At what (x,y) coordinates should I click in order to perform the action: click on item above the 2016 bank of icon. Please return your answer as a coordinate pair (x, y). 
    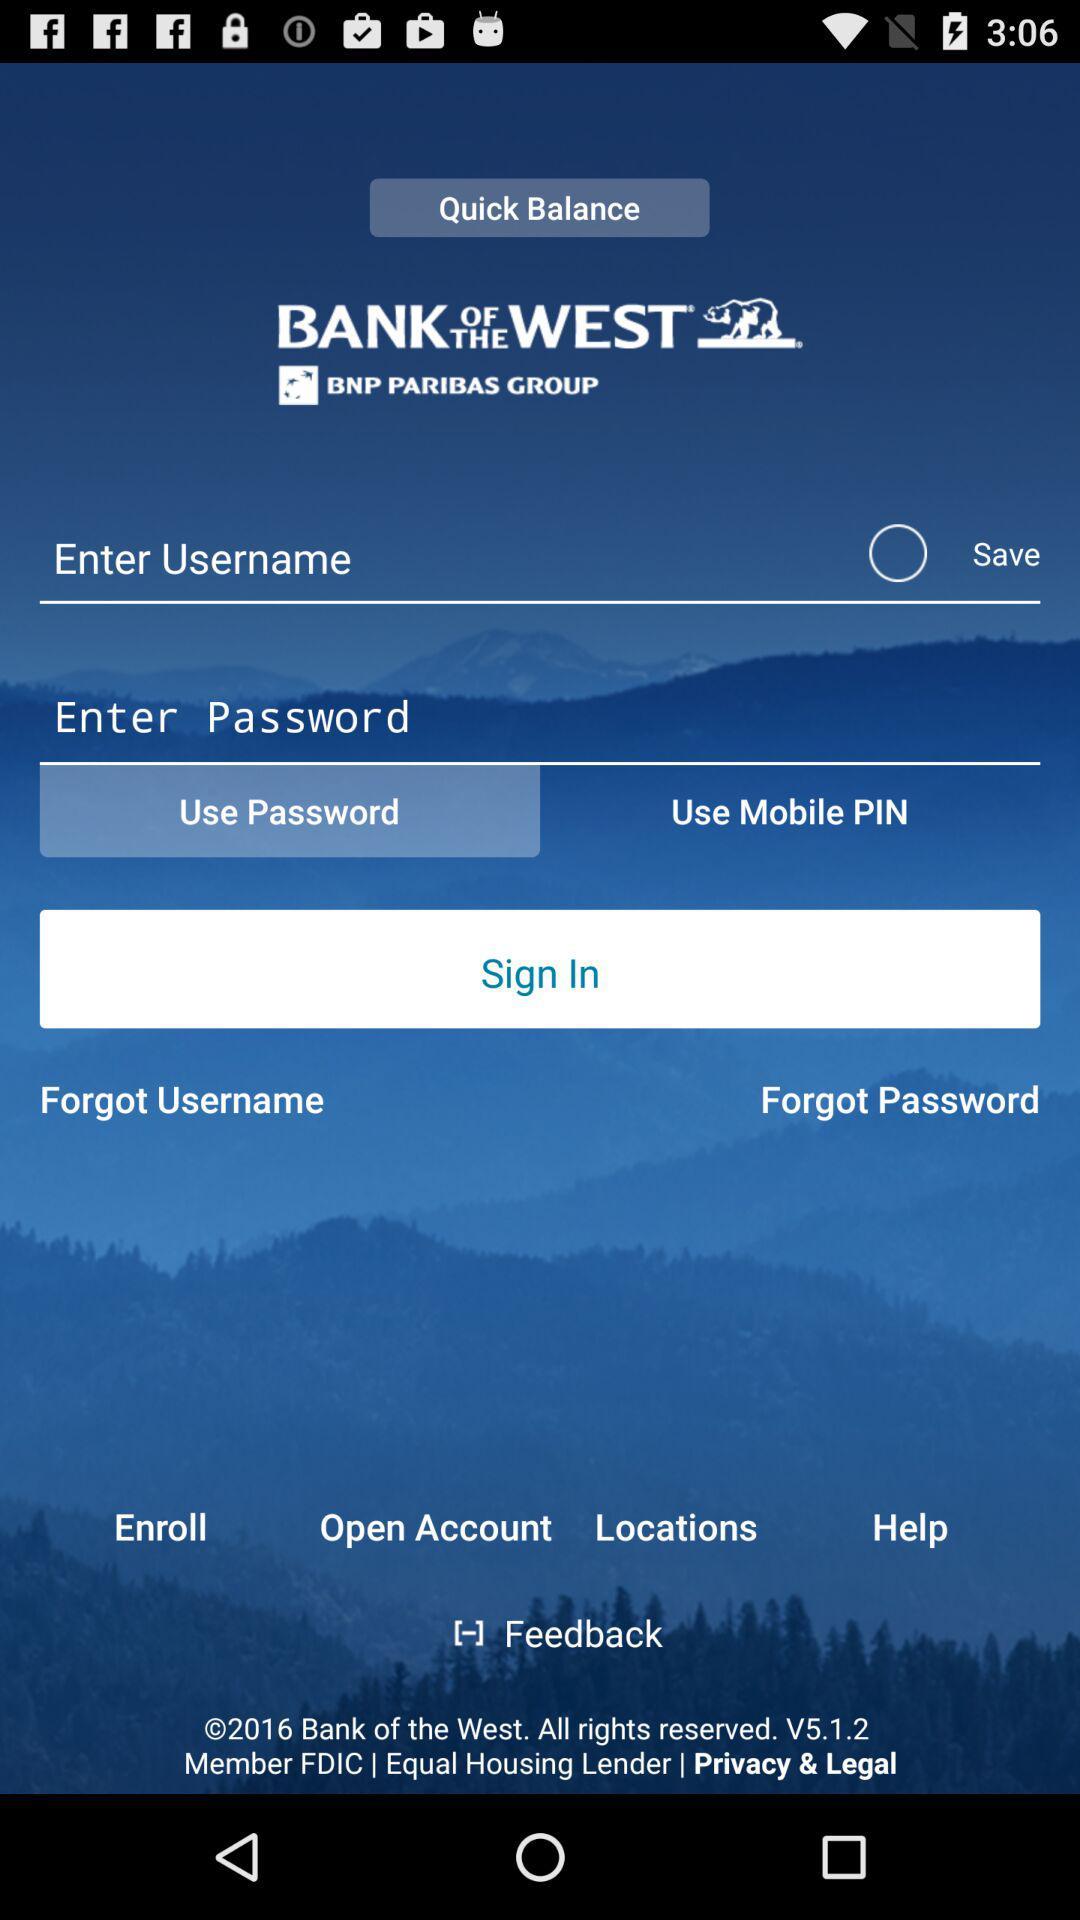
    Looking at the image, I should click on (123, 1525).